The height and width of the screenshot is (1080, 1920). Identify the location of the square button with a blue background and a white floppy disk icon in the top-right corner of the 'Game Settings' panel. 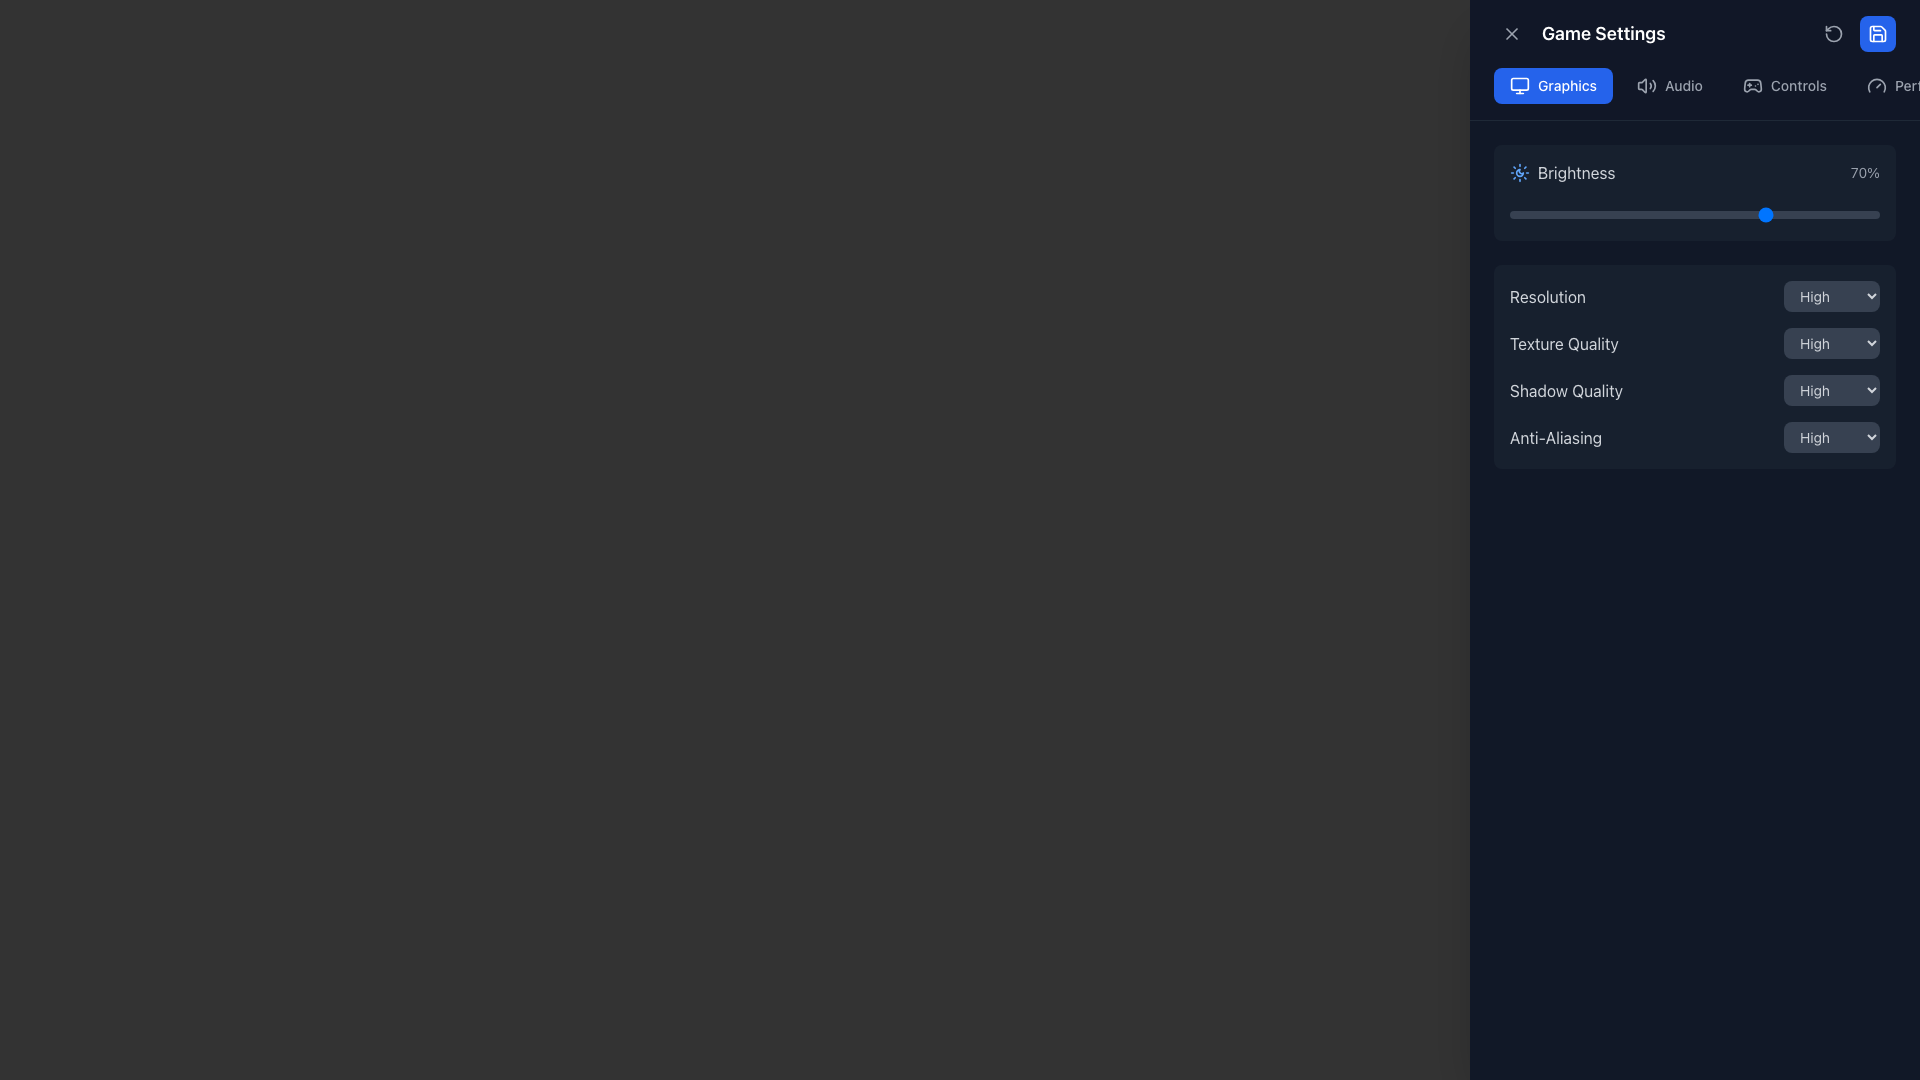
(1876, 34).